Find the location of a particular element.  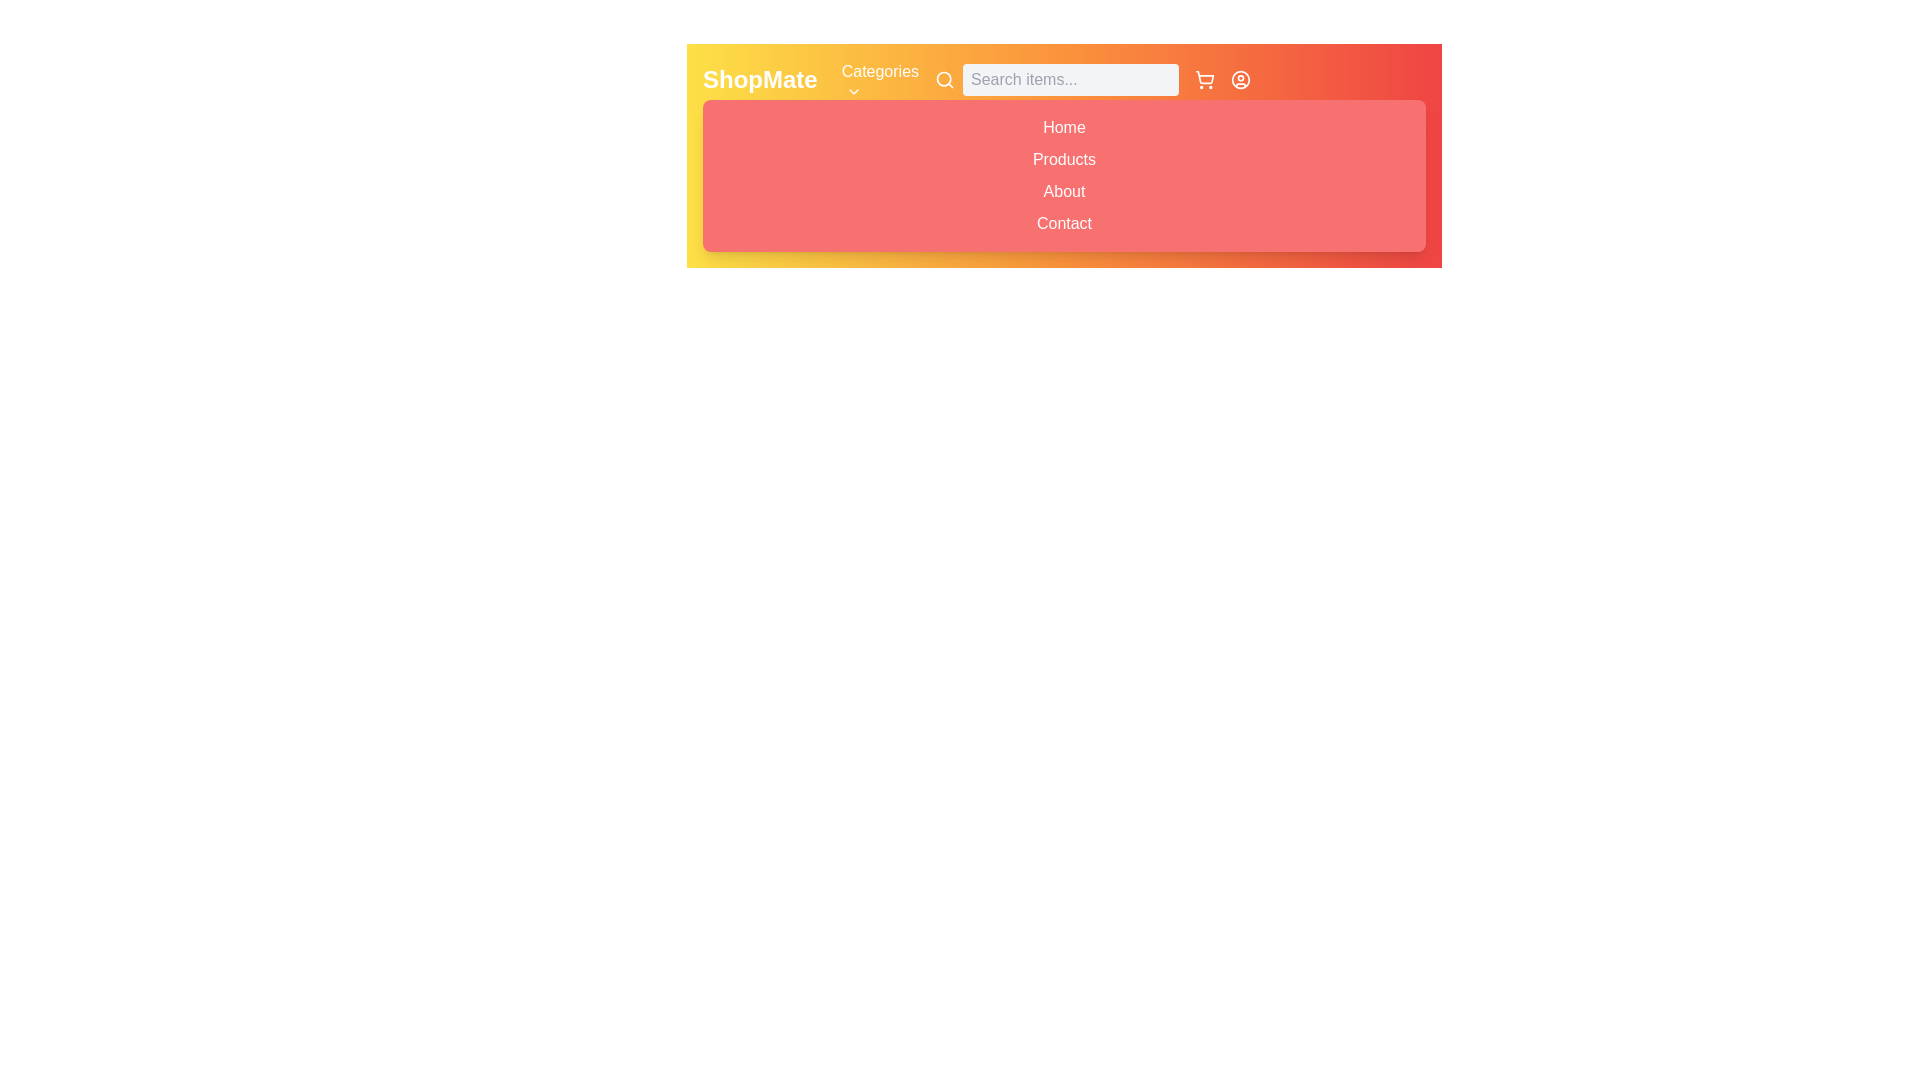

the brand or application title located on the top bar of the interface, positioned towards the left side, before the 'Categories' label and search bar is located at coordinates (759, 79).